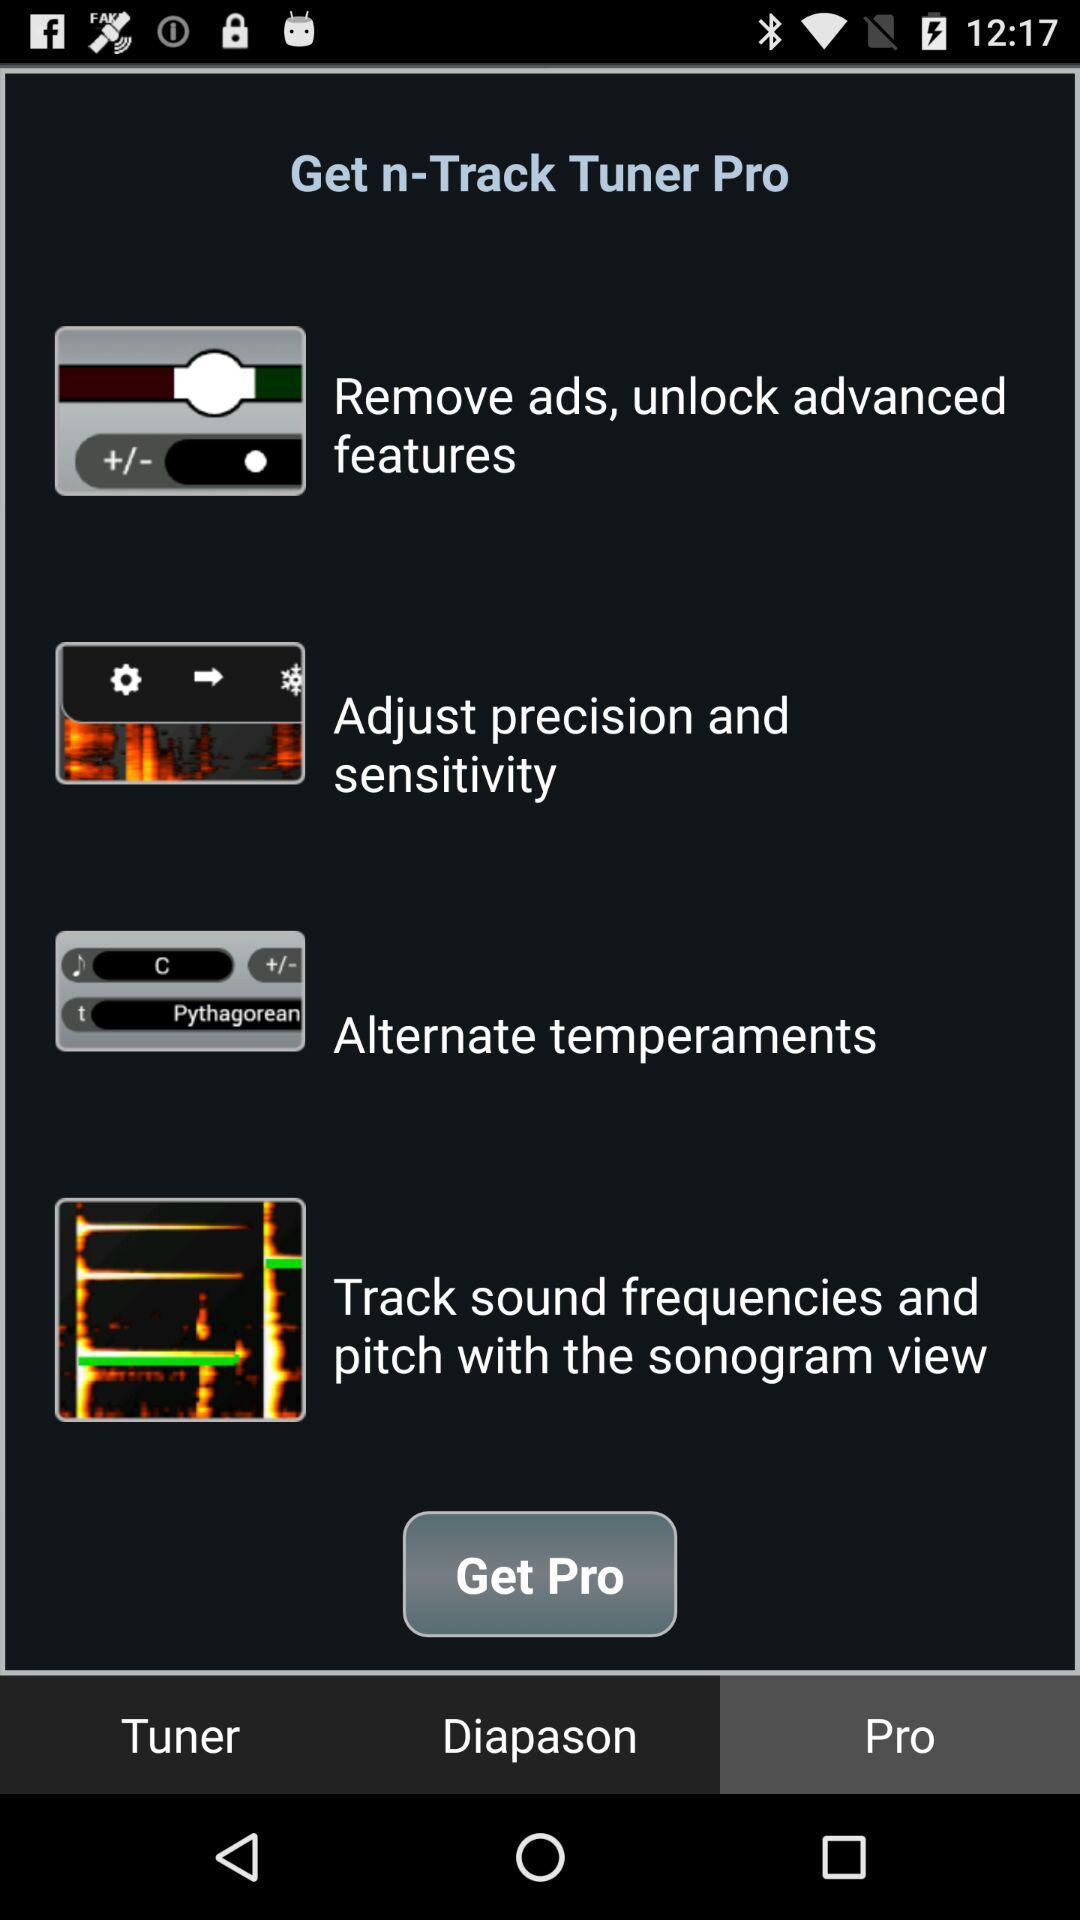 Image resolution: width=1080 pixels, height=1920 pixels. Describe the element at coordinates (540, 1733) in the screenshot. I see `icon to the left of pro button` at that location.